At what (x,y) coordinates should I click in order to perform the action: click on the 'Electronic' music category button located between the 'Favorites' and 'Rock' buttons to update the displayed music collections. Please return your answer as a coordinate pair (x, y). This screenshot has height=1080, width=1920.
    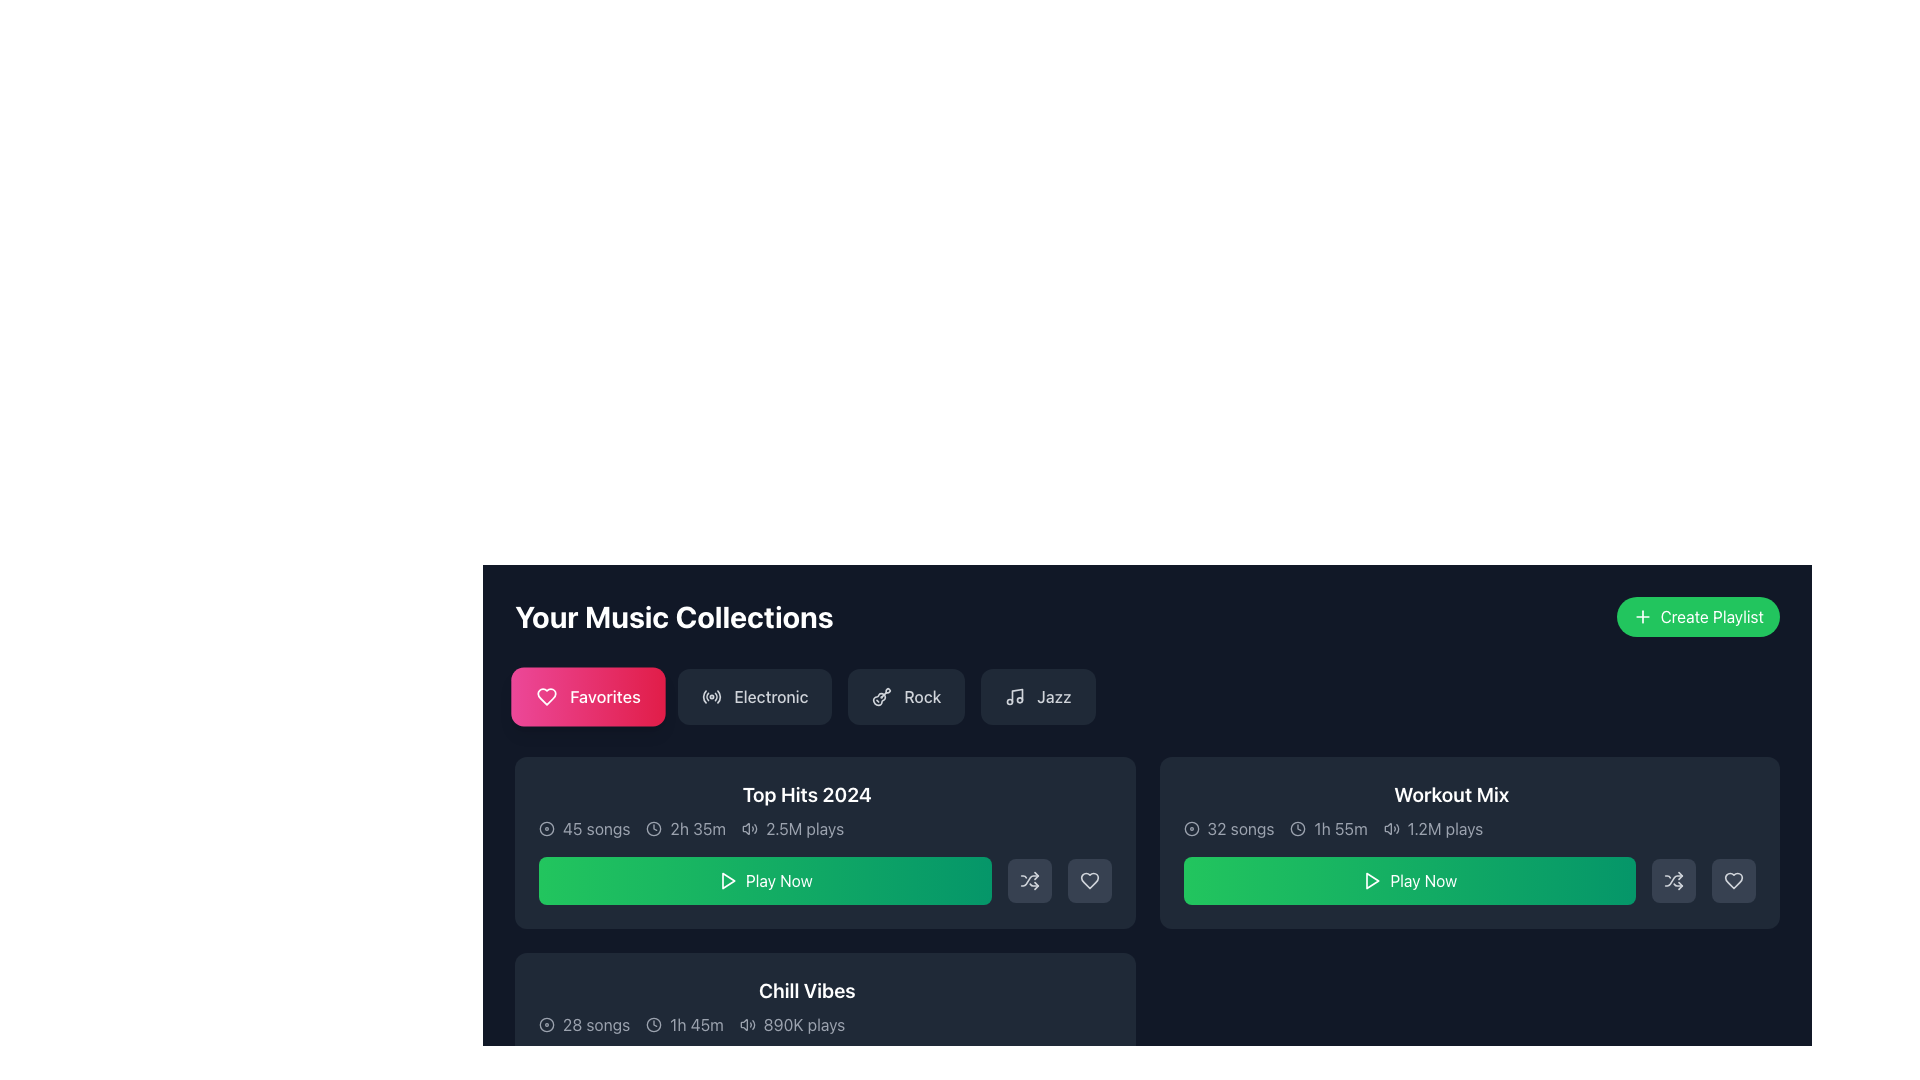
    Looking at the image, I should click on (754, 696).